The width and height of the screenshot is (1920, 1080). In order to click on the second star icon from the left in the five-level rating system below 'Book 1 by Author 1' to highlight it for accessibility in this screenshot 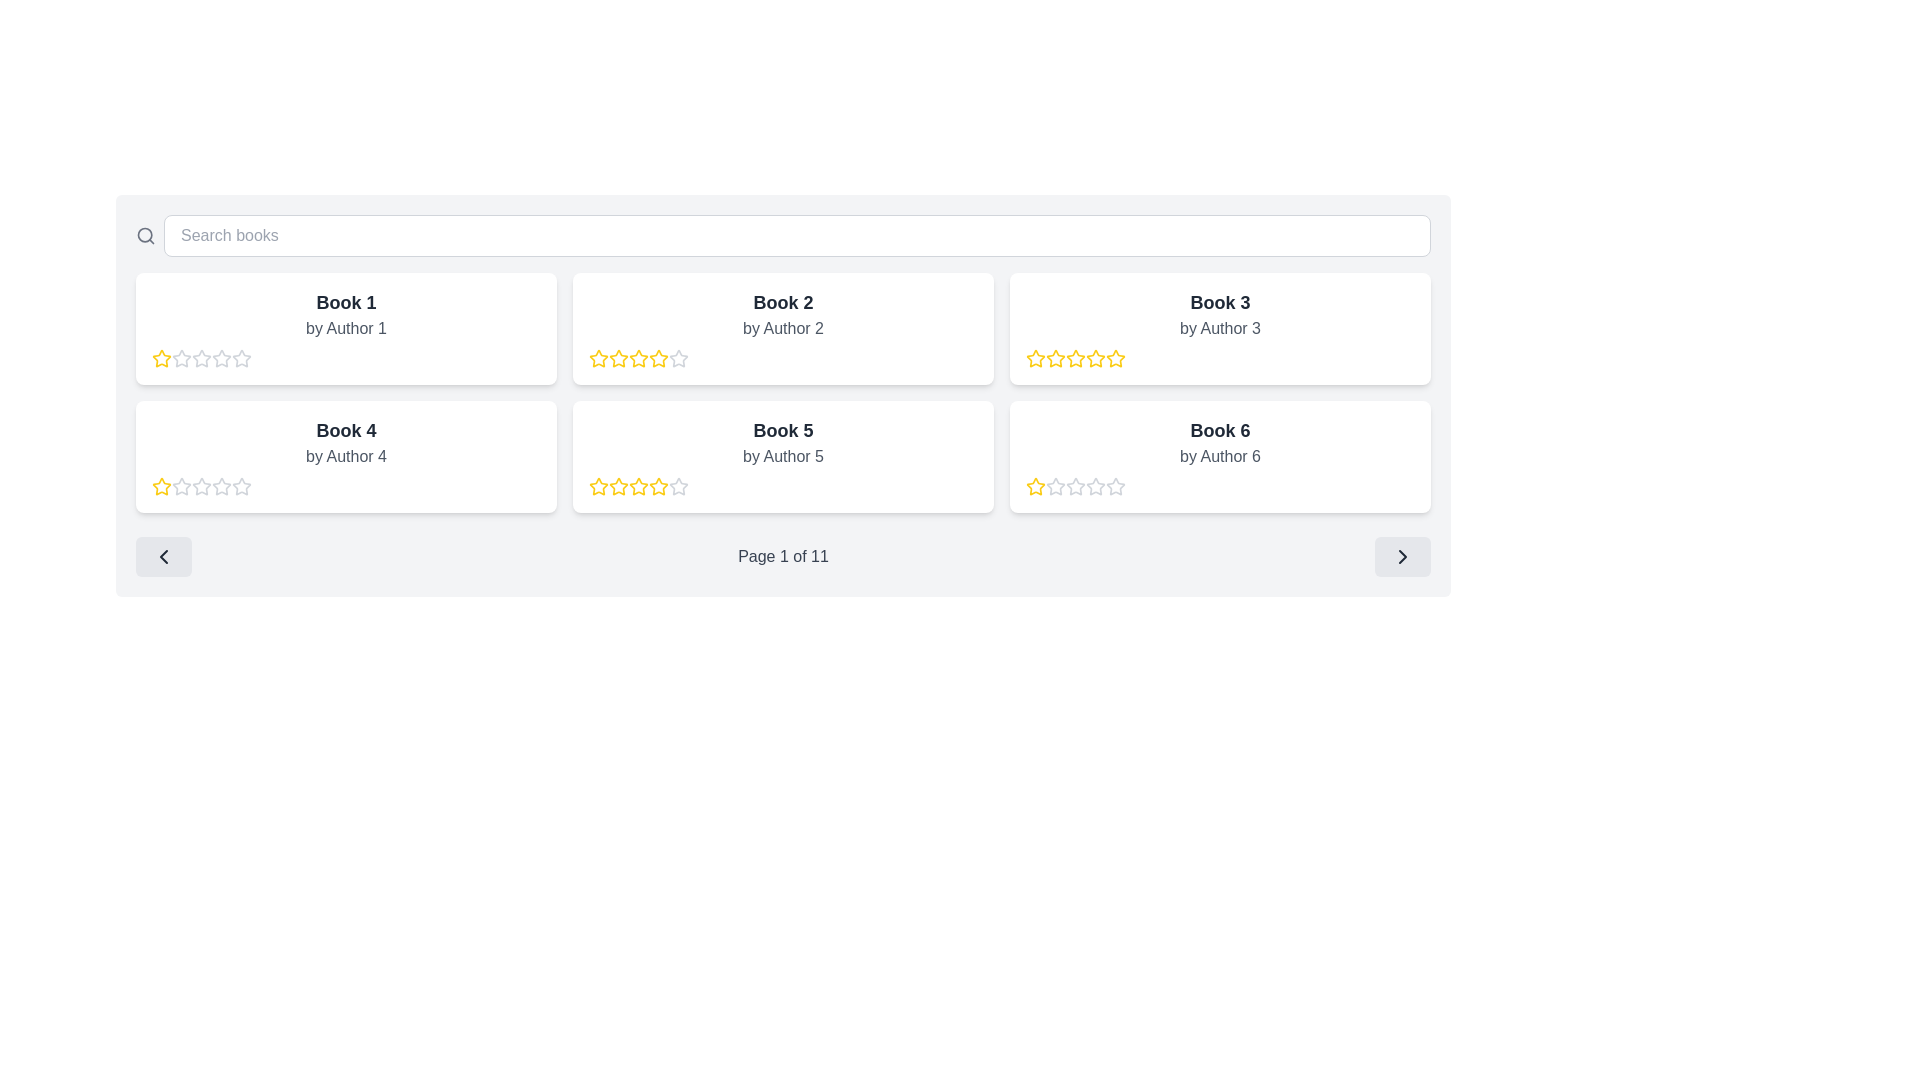, I will do `click(221, 357)`.